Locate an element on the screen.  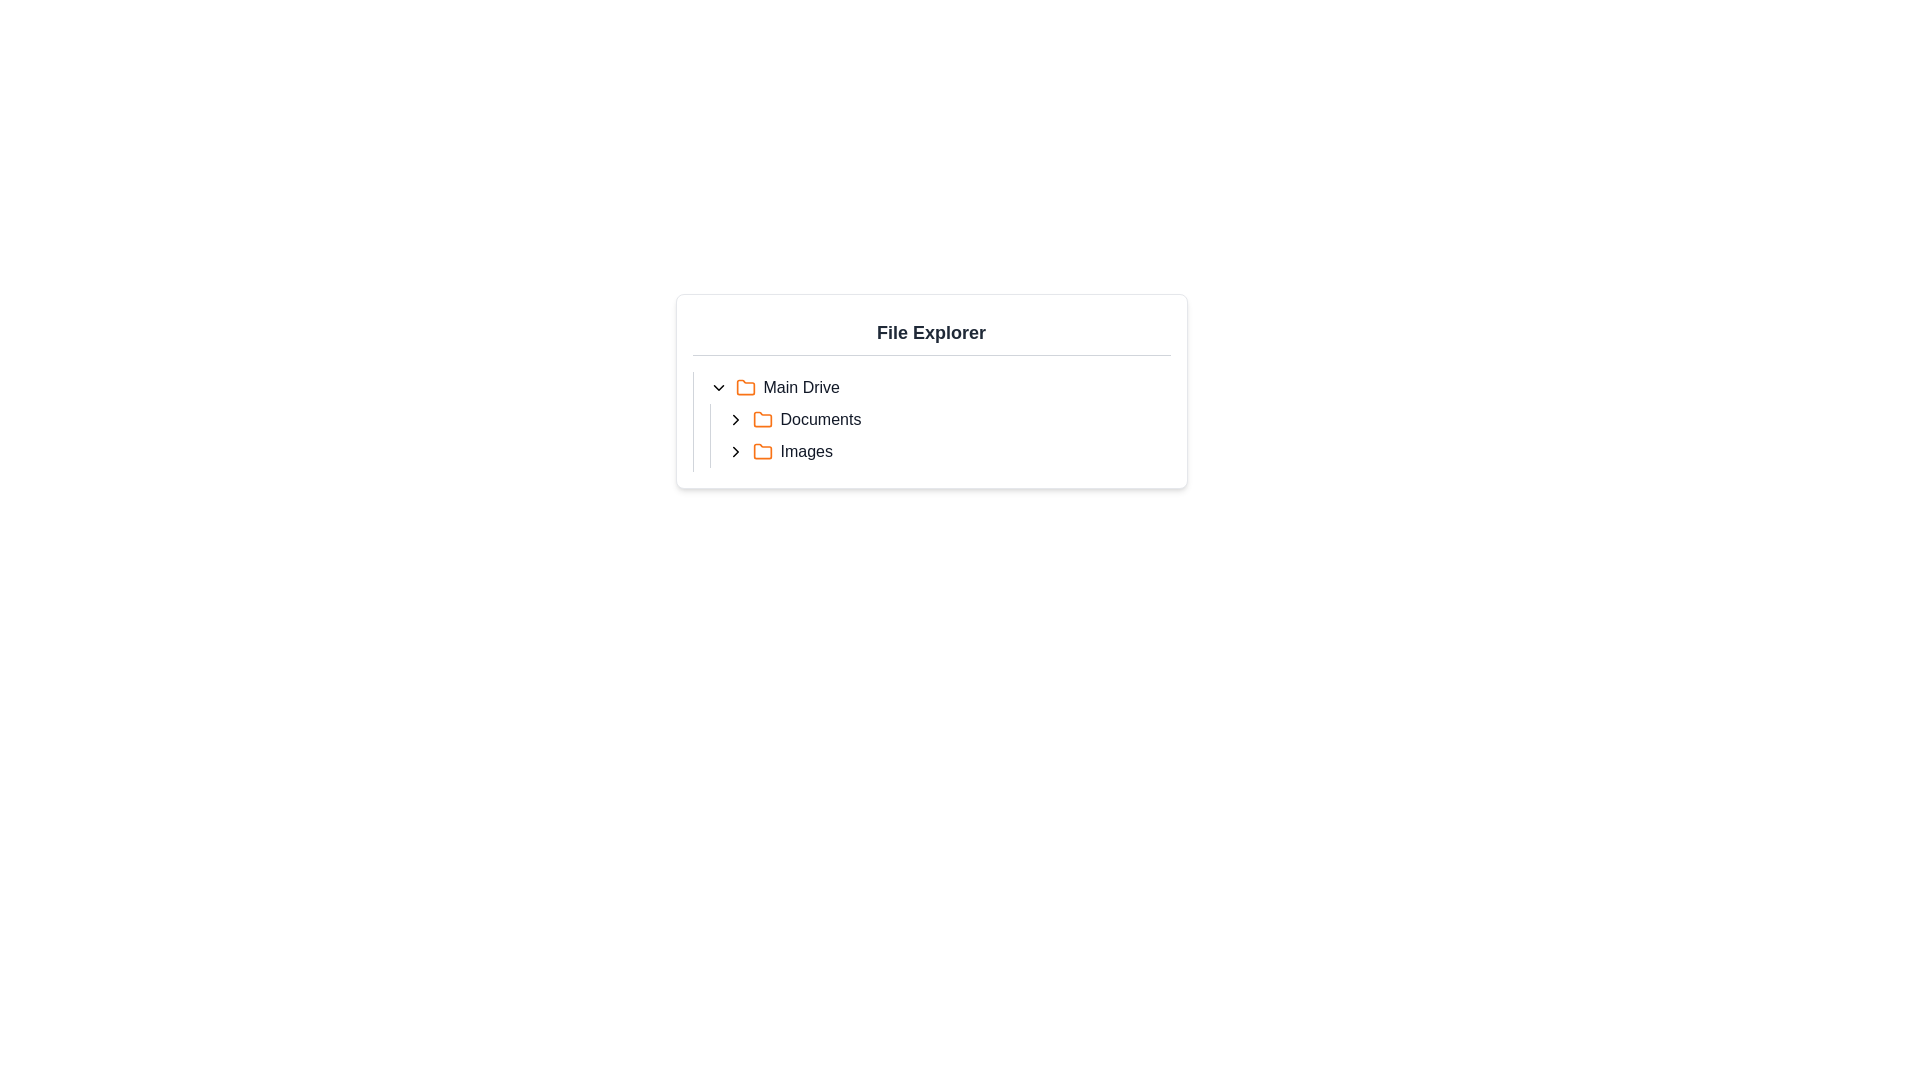
the folder-shaped icon with an orange outline located next to the 'Images' label in the file explorer interface is located at coordinates (761, 451).